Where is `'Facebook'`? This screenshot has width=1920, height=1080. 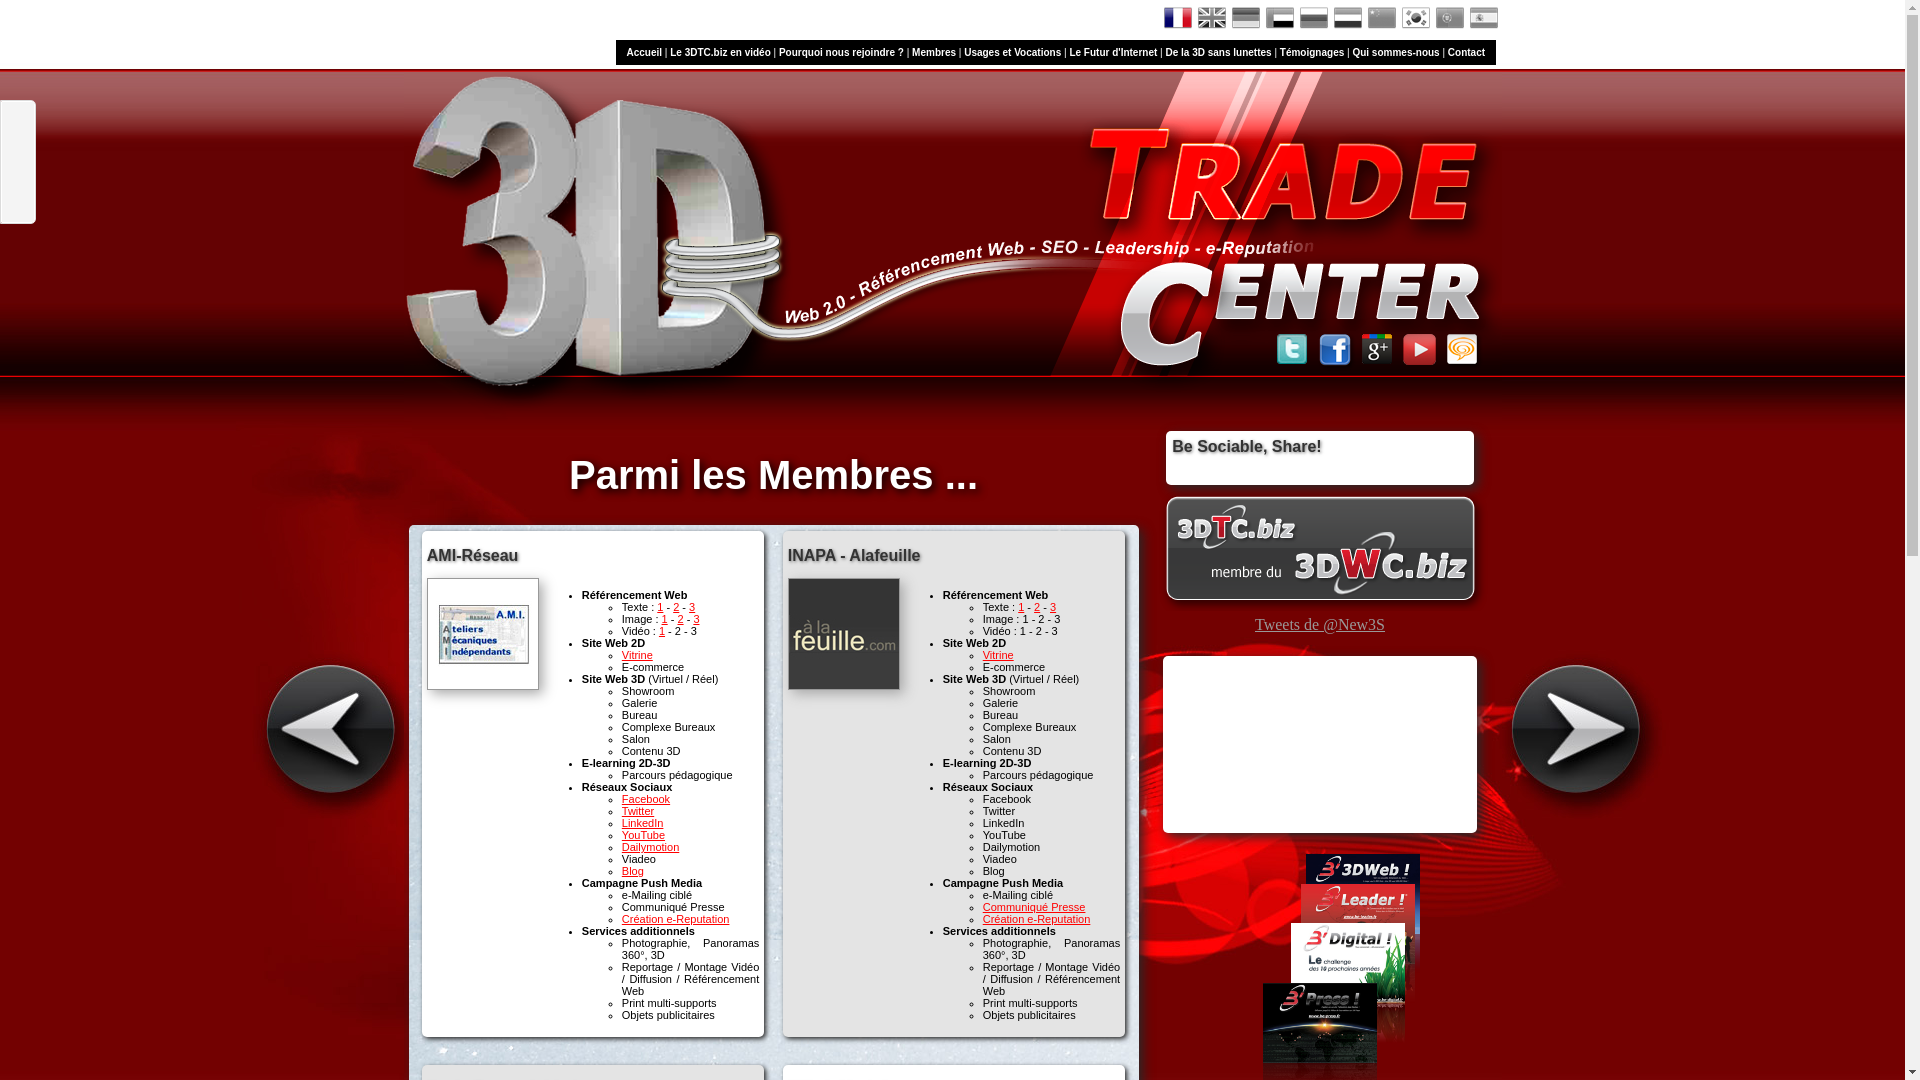
'Facebook' is located at coordinates (646, 797).